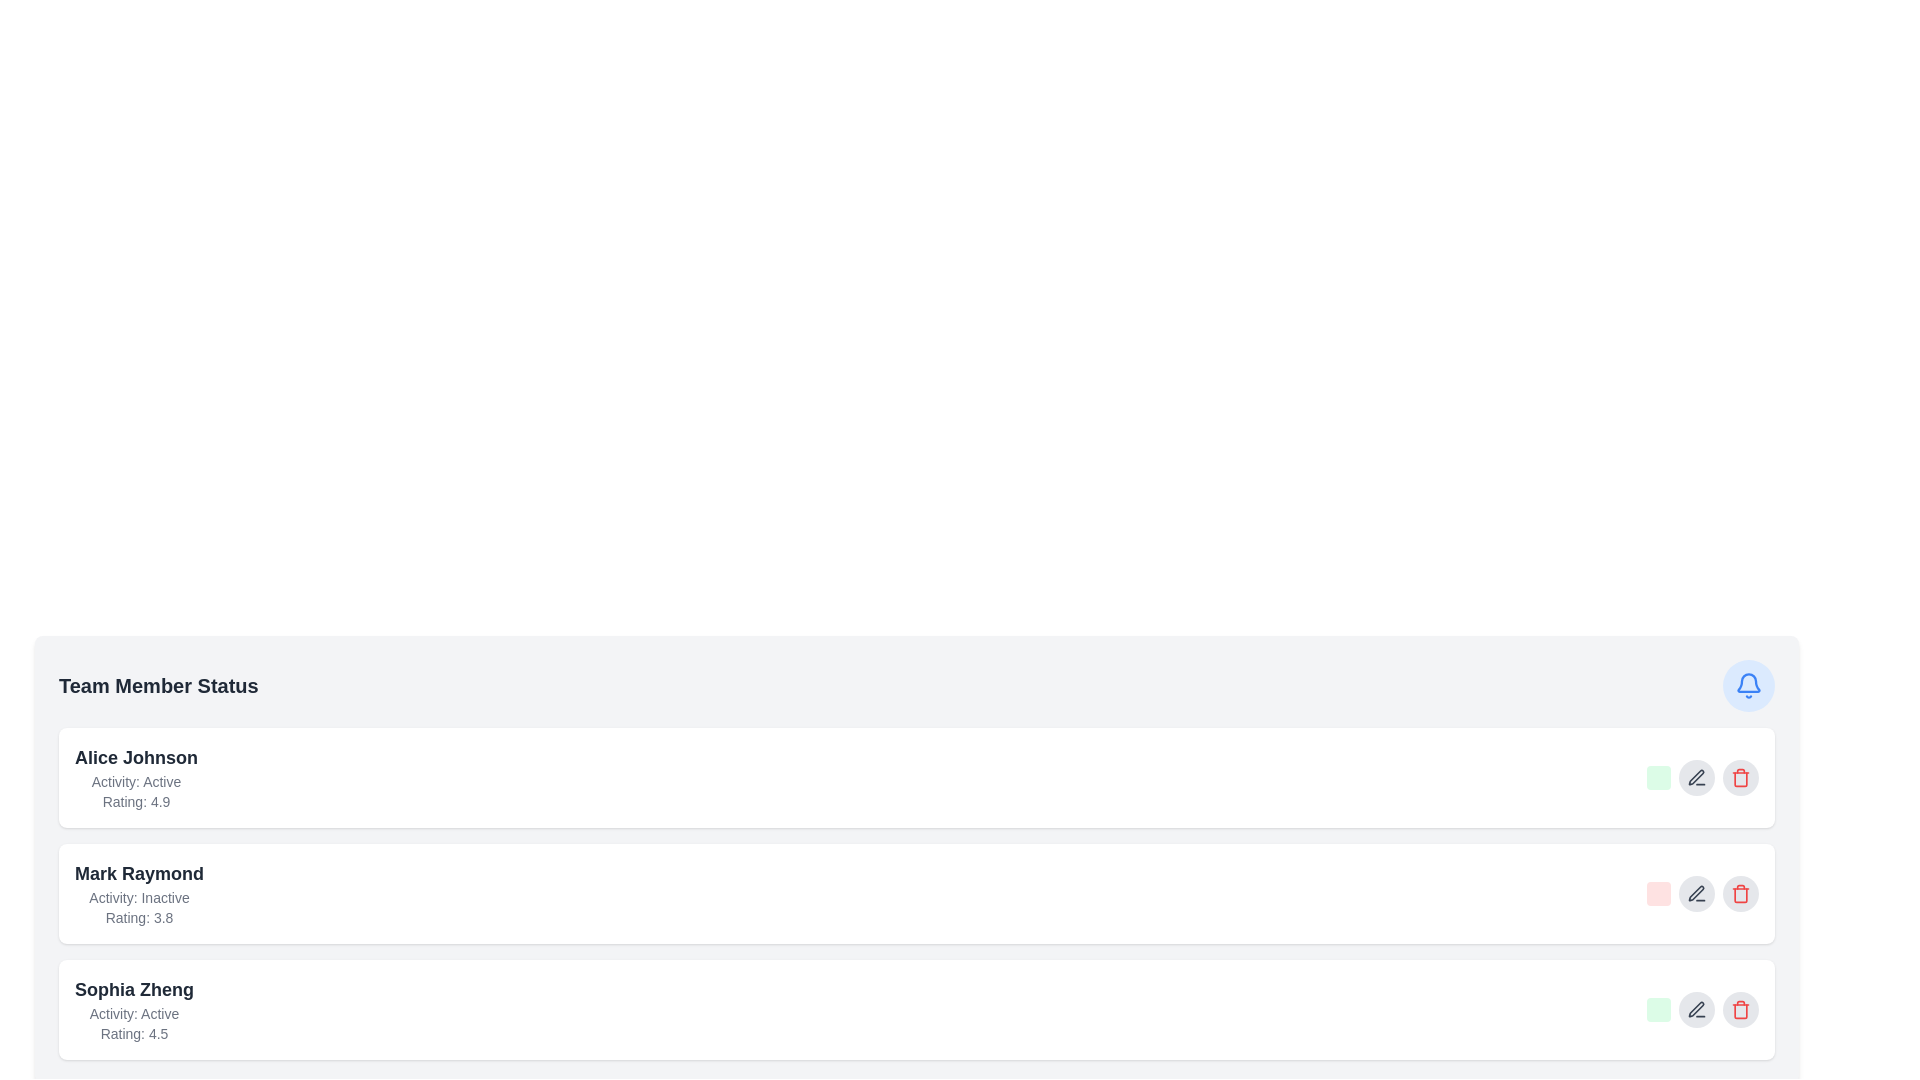 This screenshot has height=1080, width=1920. Describe the element at coordinates (1747, 685) in the screenshot. I see `the bell-shaped notification icon with a blue outline located in the top right corner of the interface` at that location.